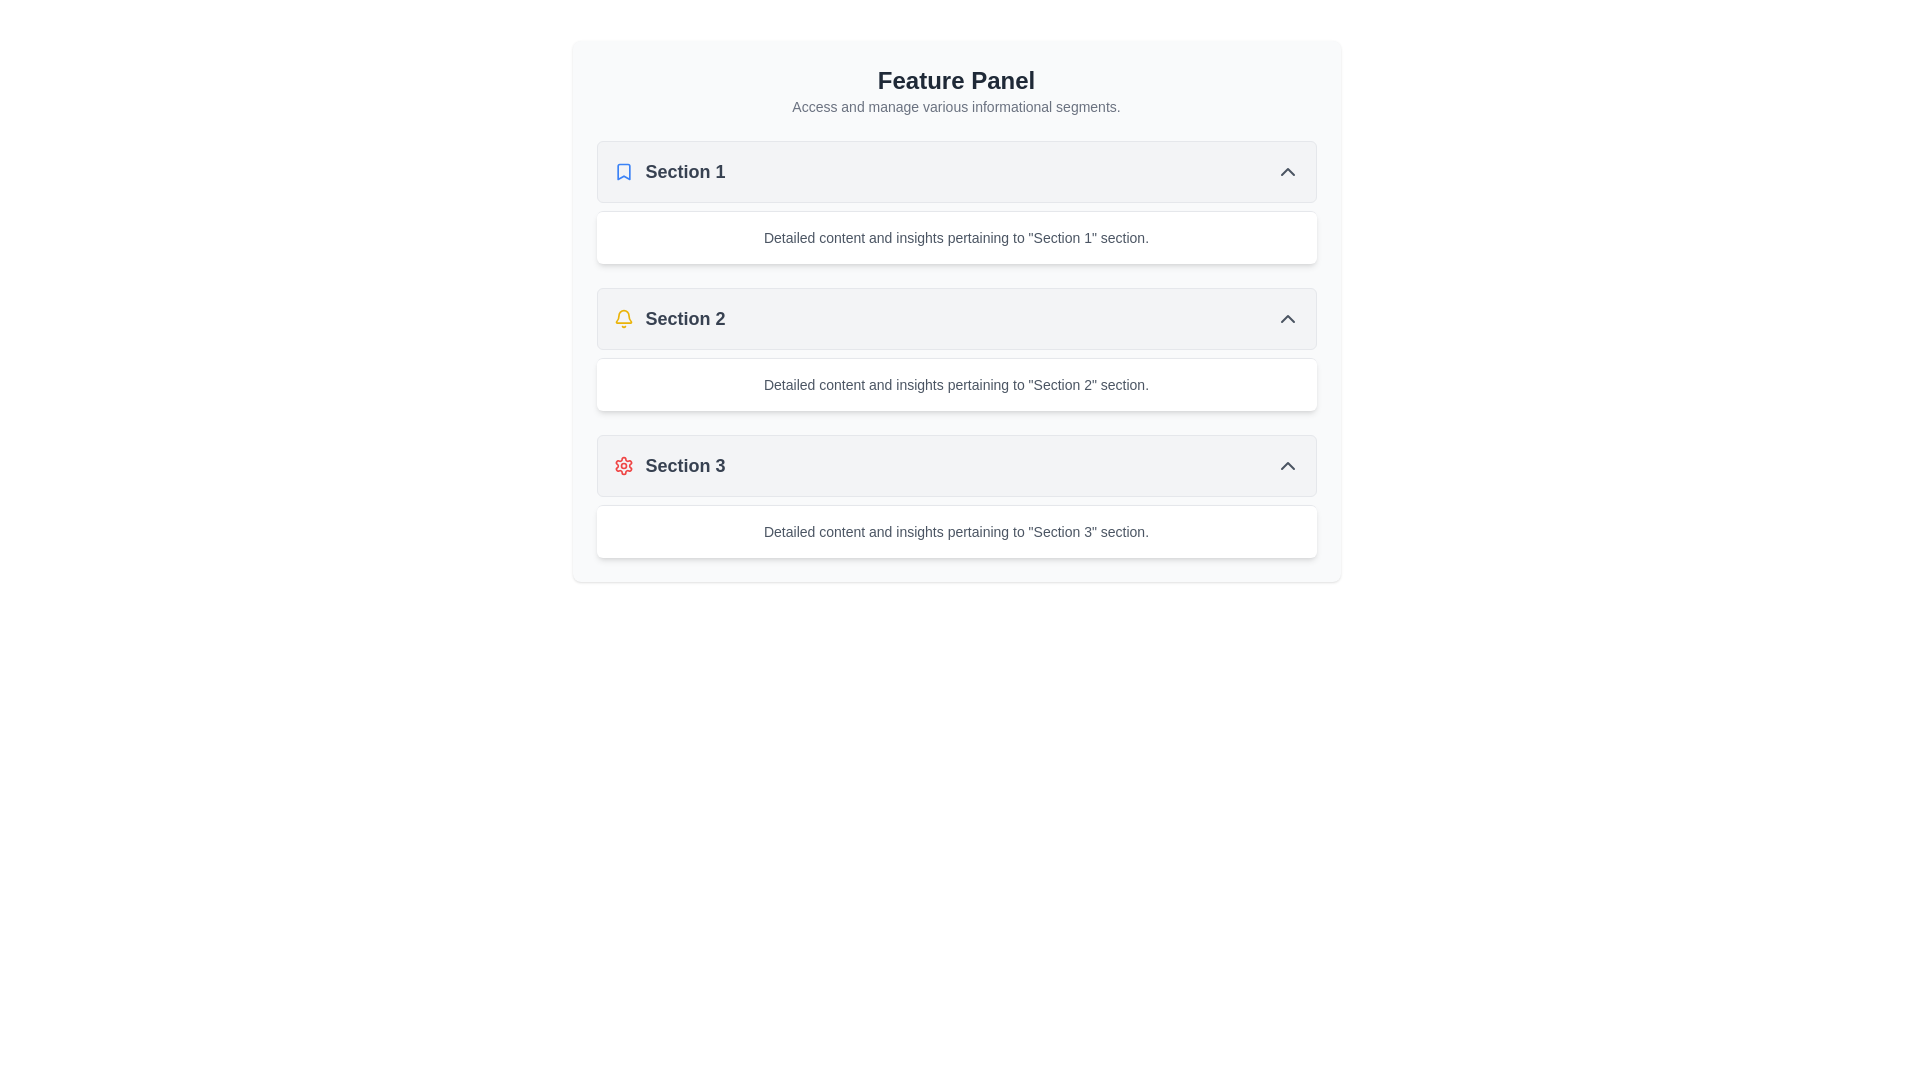  I want to click on the Text Label that serves as the title or heading for the section, positioned above the subtitle 'Access and manage various informational segments.', so click(955, 80).